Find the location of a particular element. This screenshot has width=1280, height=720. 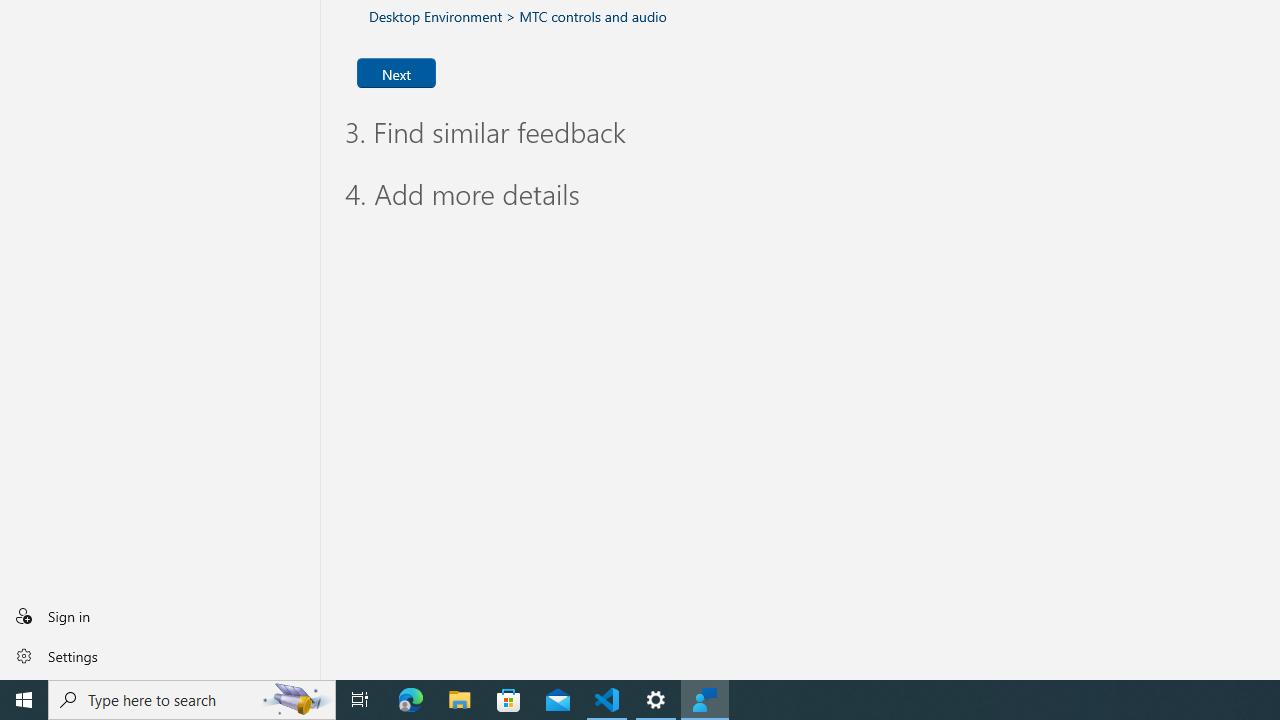

'Task View' is located at coordinates (359, 698).